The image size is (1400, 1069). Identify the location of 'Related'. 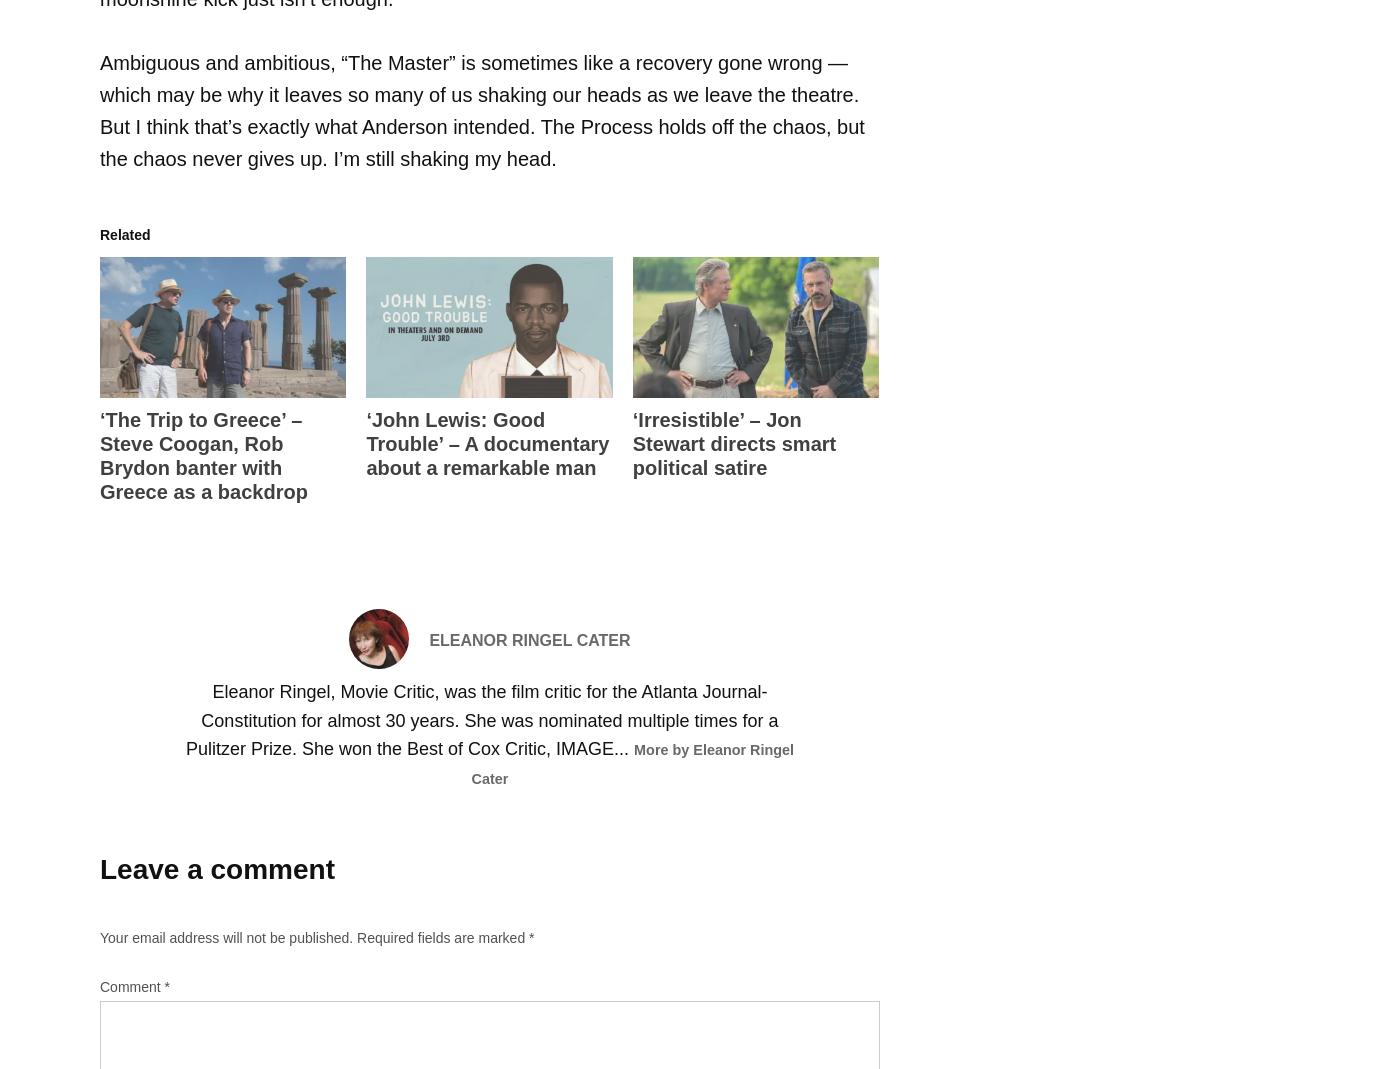
(125, 233).